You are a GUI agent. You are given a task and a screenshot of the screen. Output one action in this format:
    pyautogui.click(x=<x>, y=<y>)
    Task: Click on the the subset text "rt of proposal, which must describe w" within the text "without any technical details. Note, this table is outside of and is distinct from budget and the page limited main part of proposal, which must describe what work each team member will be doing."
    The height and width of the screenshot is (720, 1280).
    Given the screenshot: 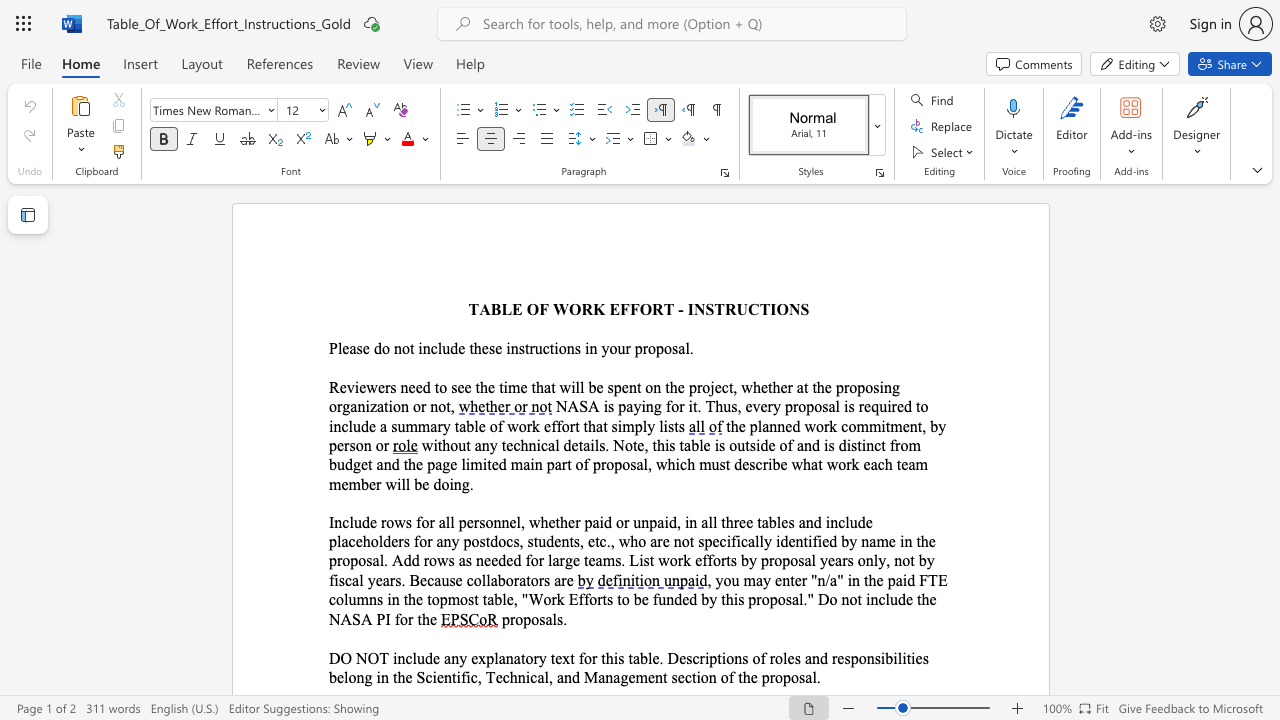 What is the action you would take?
    pyautogui.click(x=560, y=464)
    